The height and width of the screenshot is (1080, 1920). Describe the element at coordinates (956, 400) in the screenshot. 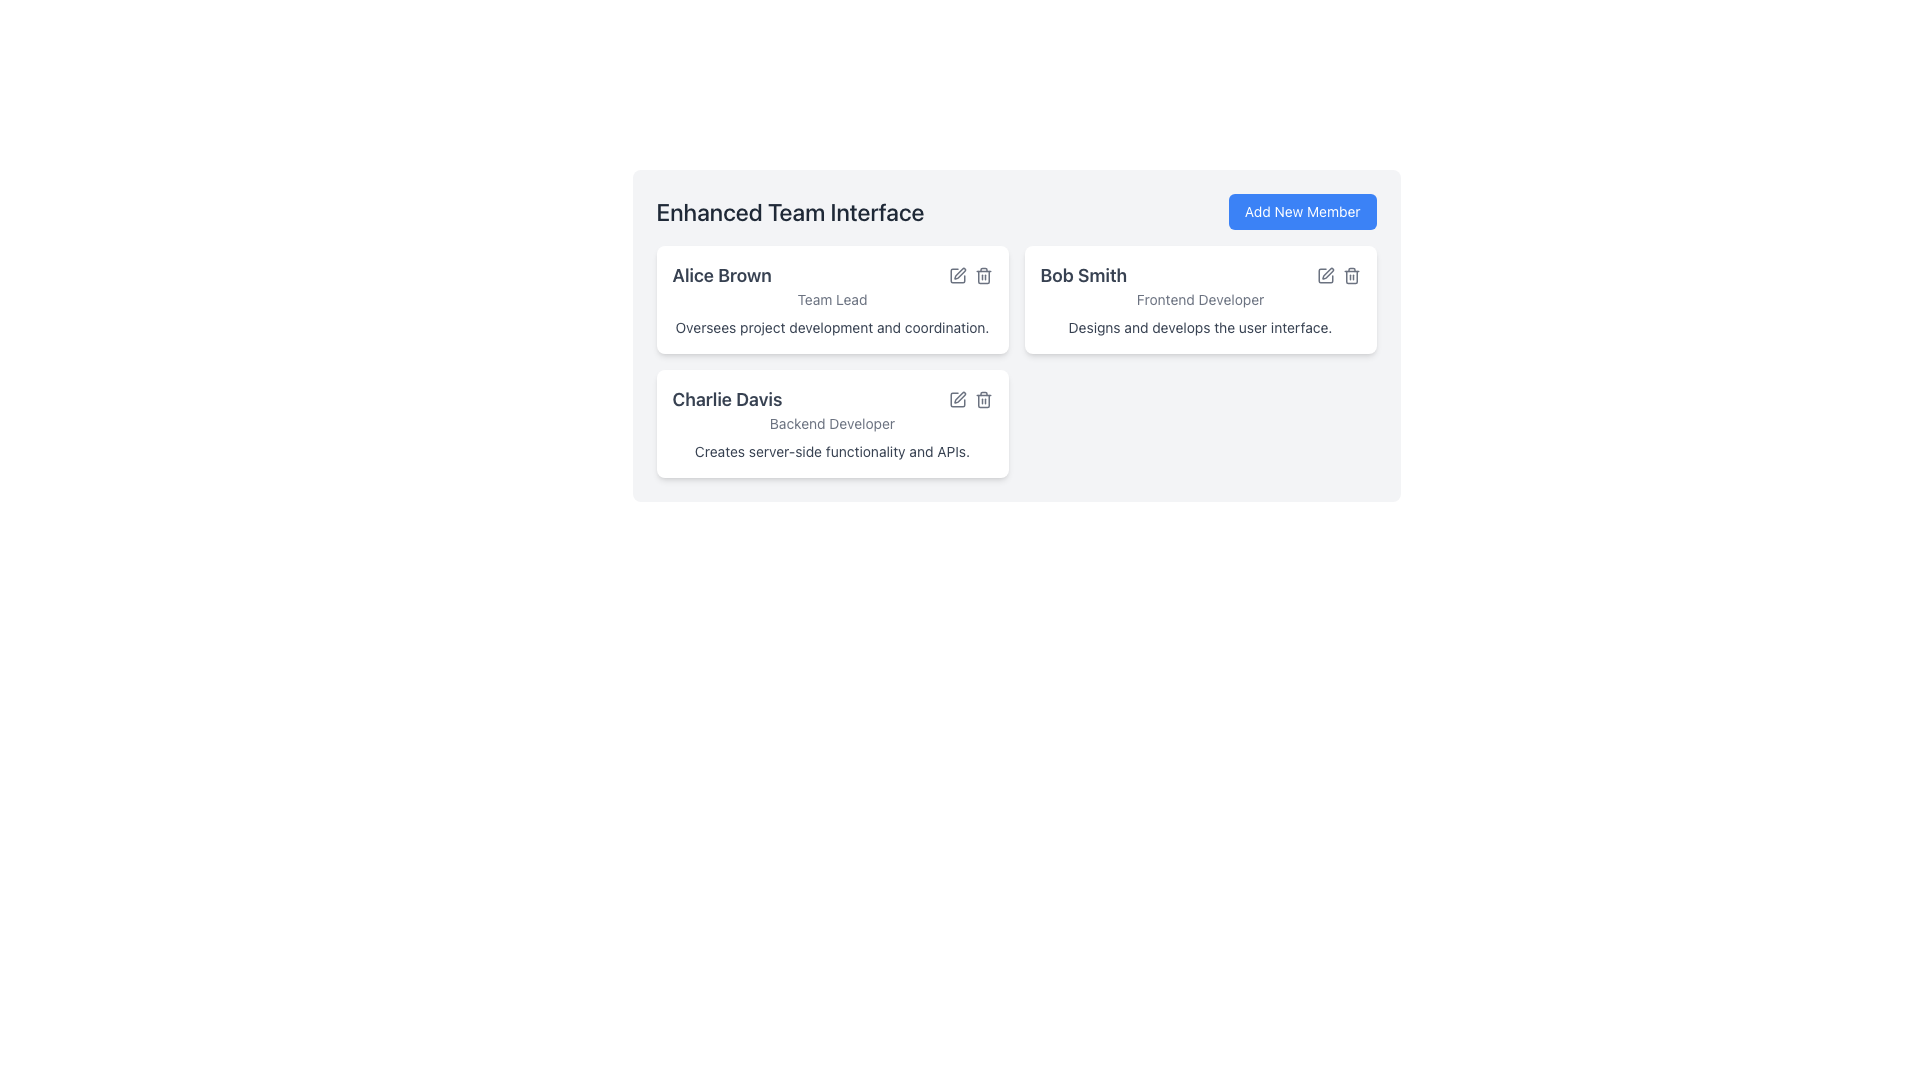

I see `the edit button for the user card labeled 'Charlie Davis', which is the first actionable icon in its group, located at the top right corner of the card` at that location.